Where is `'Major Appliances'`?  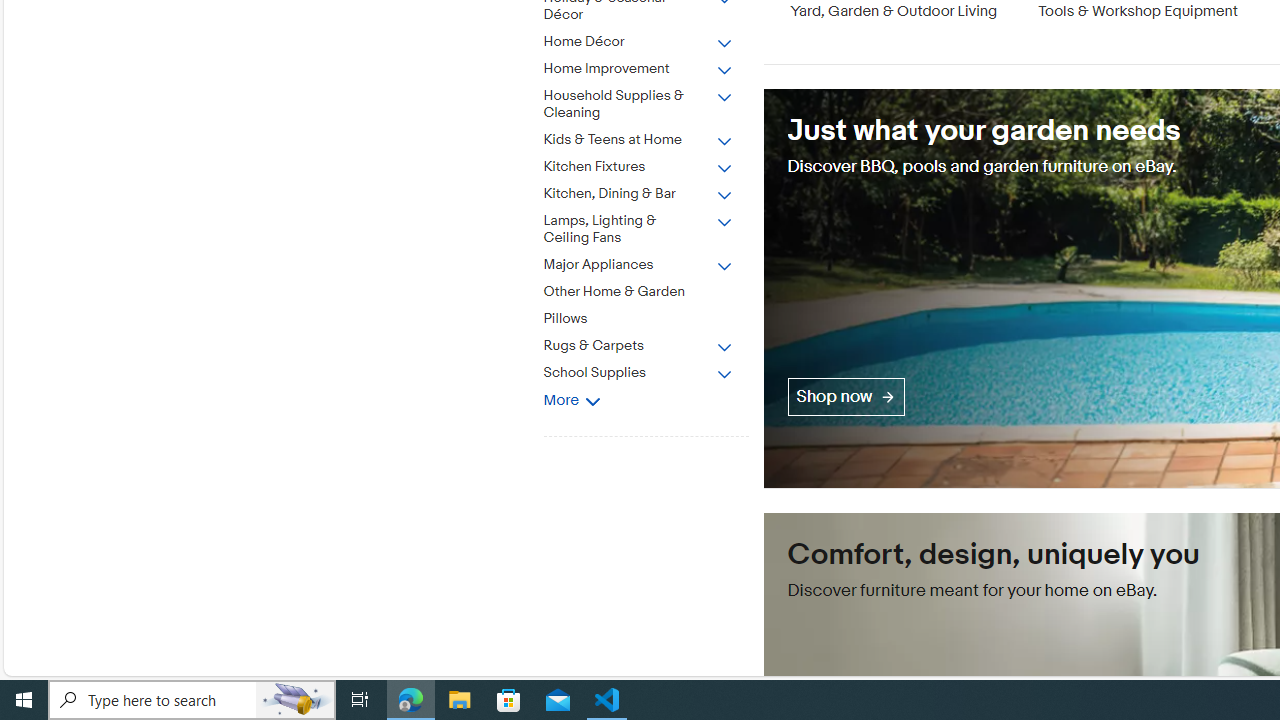
'Major Appliances' is located at coordinates (637, 264).